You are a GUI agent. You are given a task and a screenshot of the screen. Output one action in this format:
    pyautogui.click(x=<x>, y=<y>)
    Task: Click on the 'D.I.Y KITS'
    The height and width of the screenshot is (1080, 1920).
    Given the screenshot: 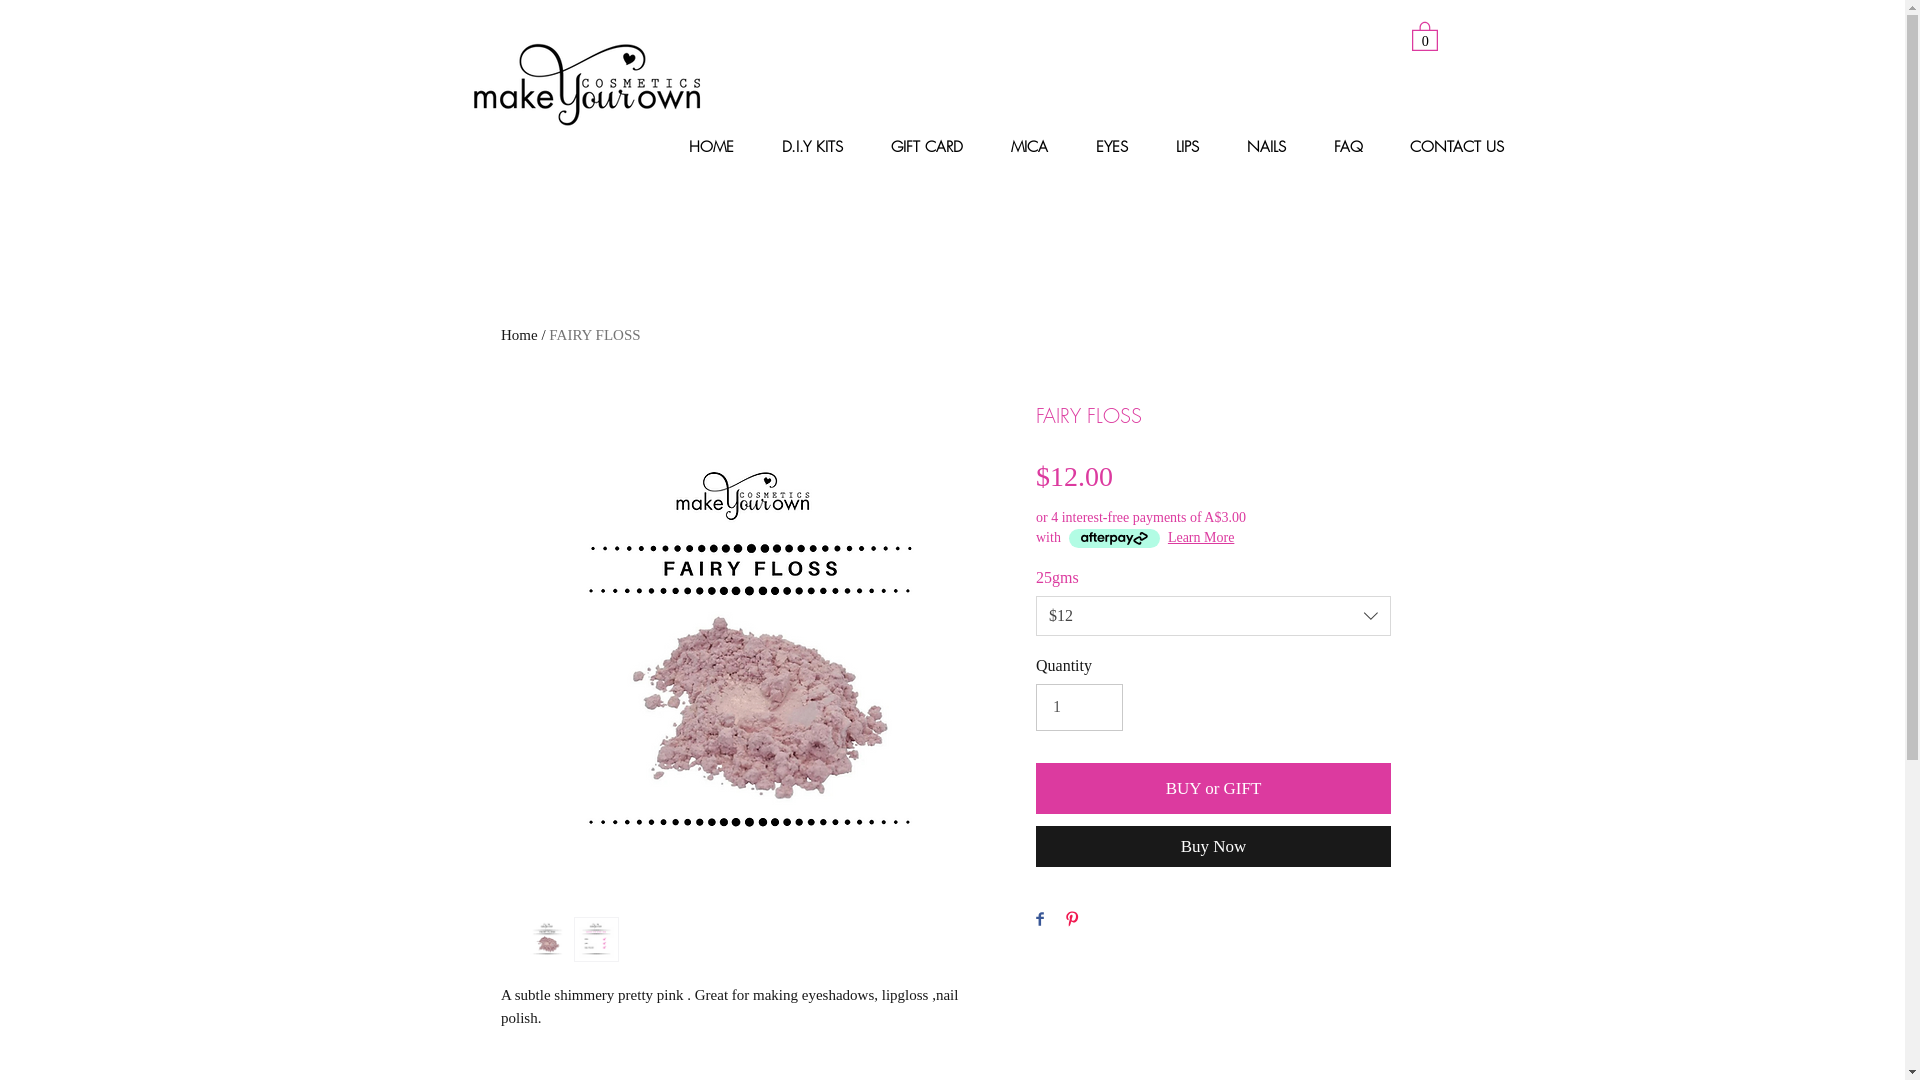 What is the action you would take?
    pyautogui.click(x=765, y=146)
    